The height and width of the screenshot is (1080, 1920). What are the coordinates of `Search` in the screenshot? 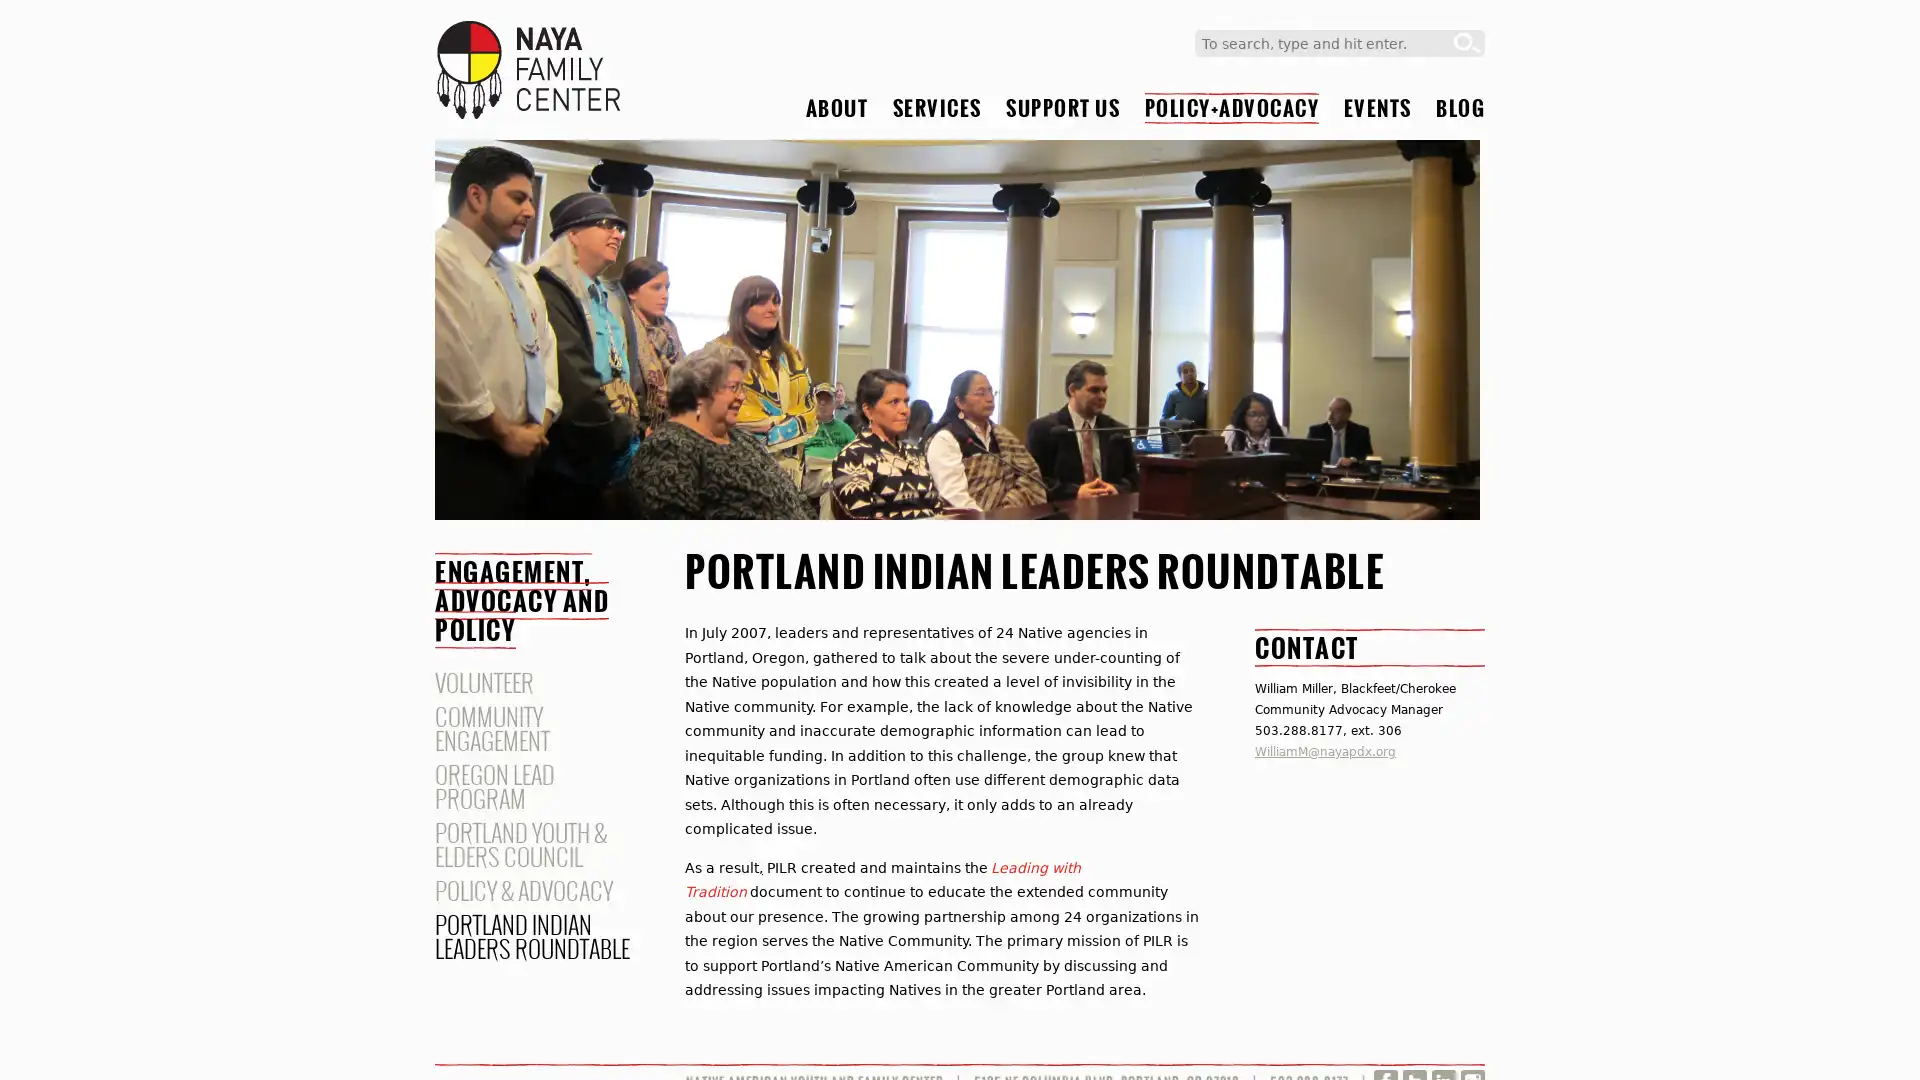 It's located at (1467, 43).